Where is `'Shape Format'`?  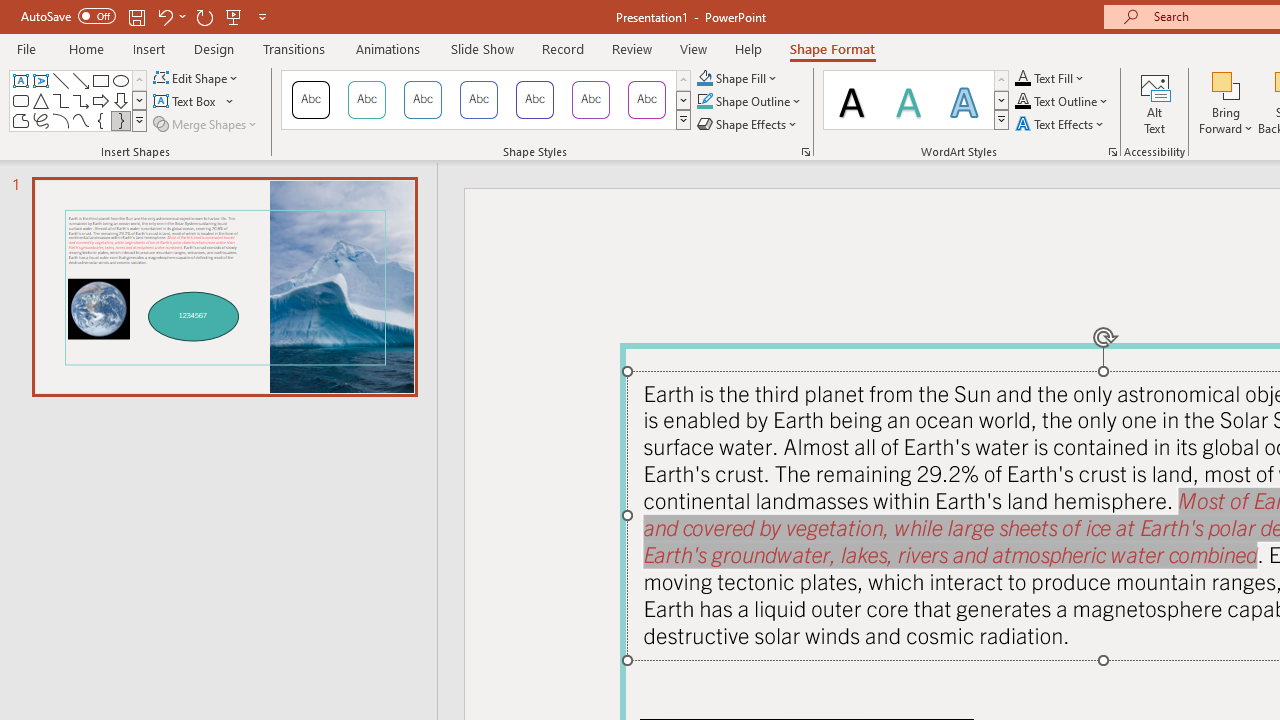 'Shape Format' is located at coordinates (832, 48).